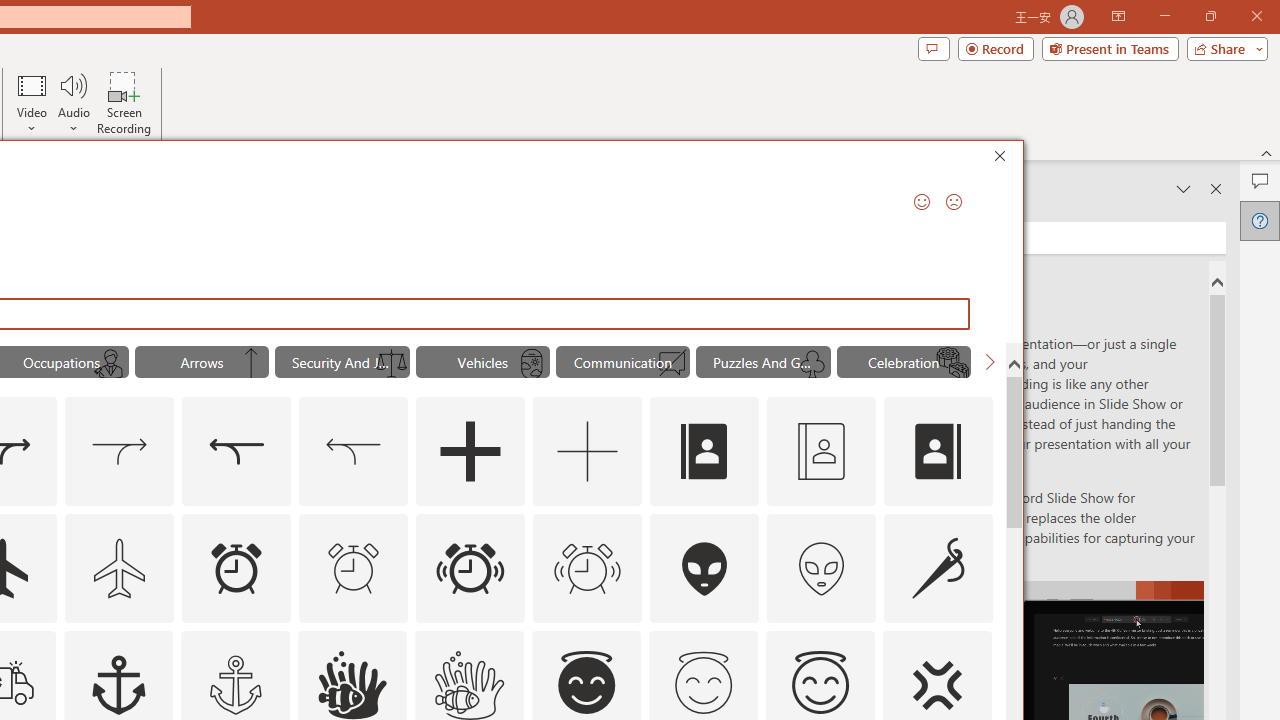 This screenshot has height=720, width=1280. What do you see at coordinates (951, 364) in the screenshot?
I see `'AutomationID: Icons_MoonCake_M'` at bounding box center [951, 364].